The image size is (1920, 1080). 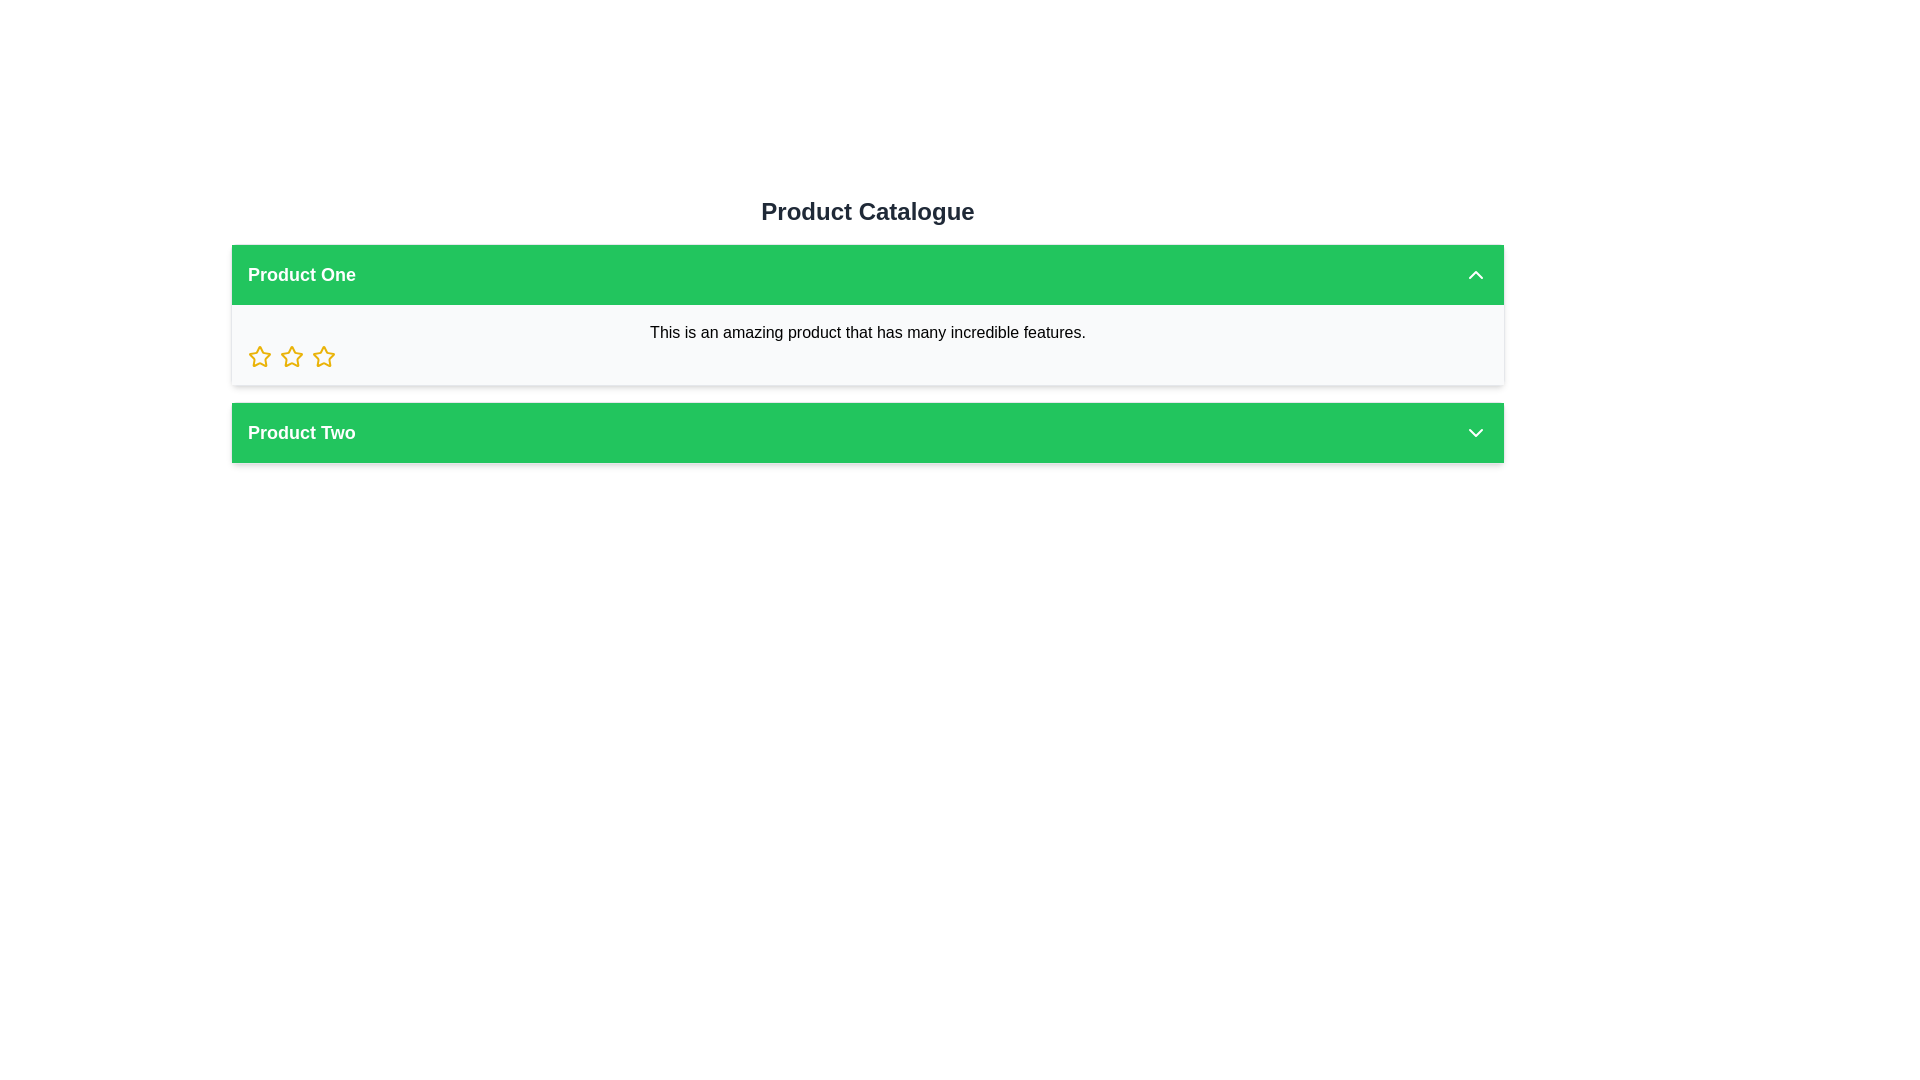 What do you see at coordinates (1476, 274) in the screenshot?
I see `the chevron-shaped upward-pointing arrow icon located at the right end of the green bar labeled 'Product One'` at bounding box center [1476, 274].